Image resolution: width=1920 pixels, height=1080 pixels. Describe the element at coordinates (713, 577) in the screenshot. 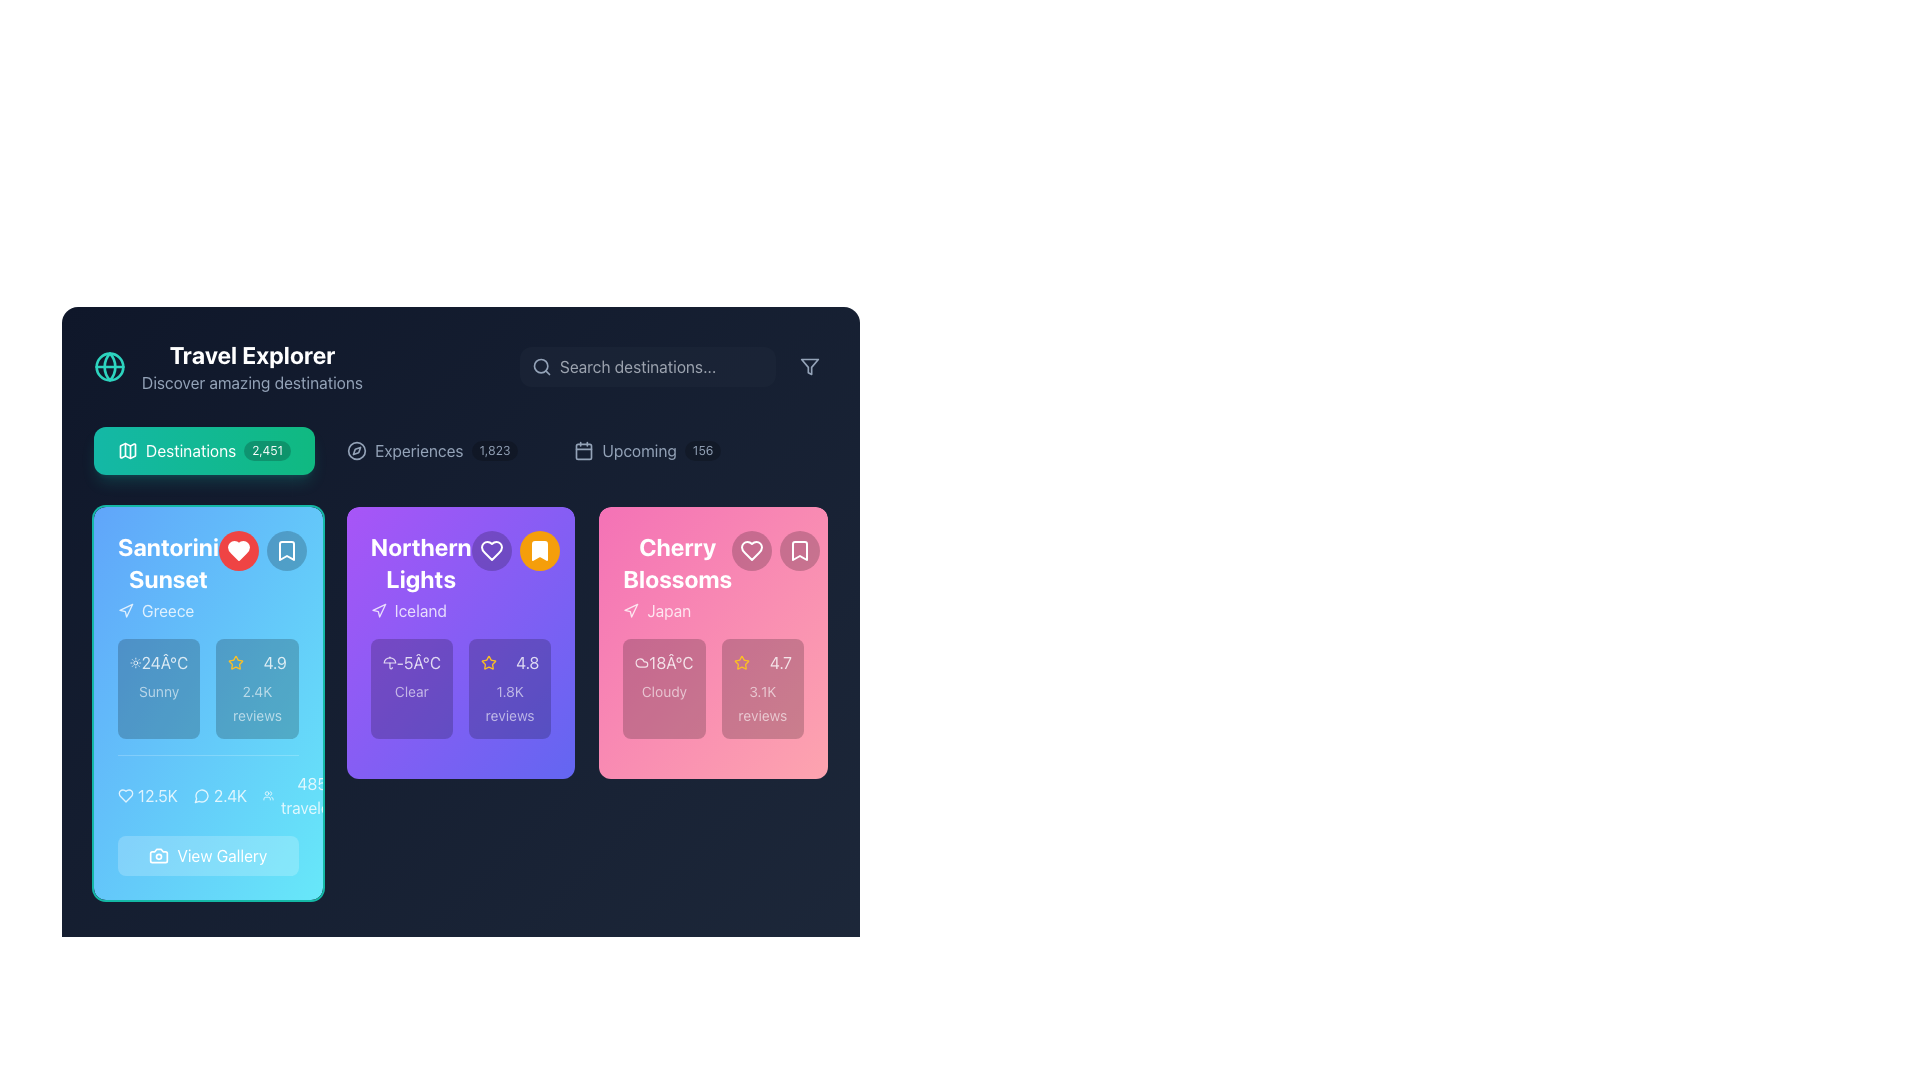

I see `the interactive text label indicating 'Cherry Blossoms' and 'Japan' located at the top-left of a pink gradient card in the third column of the grid` at that location.